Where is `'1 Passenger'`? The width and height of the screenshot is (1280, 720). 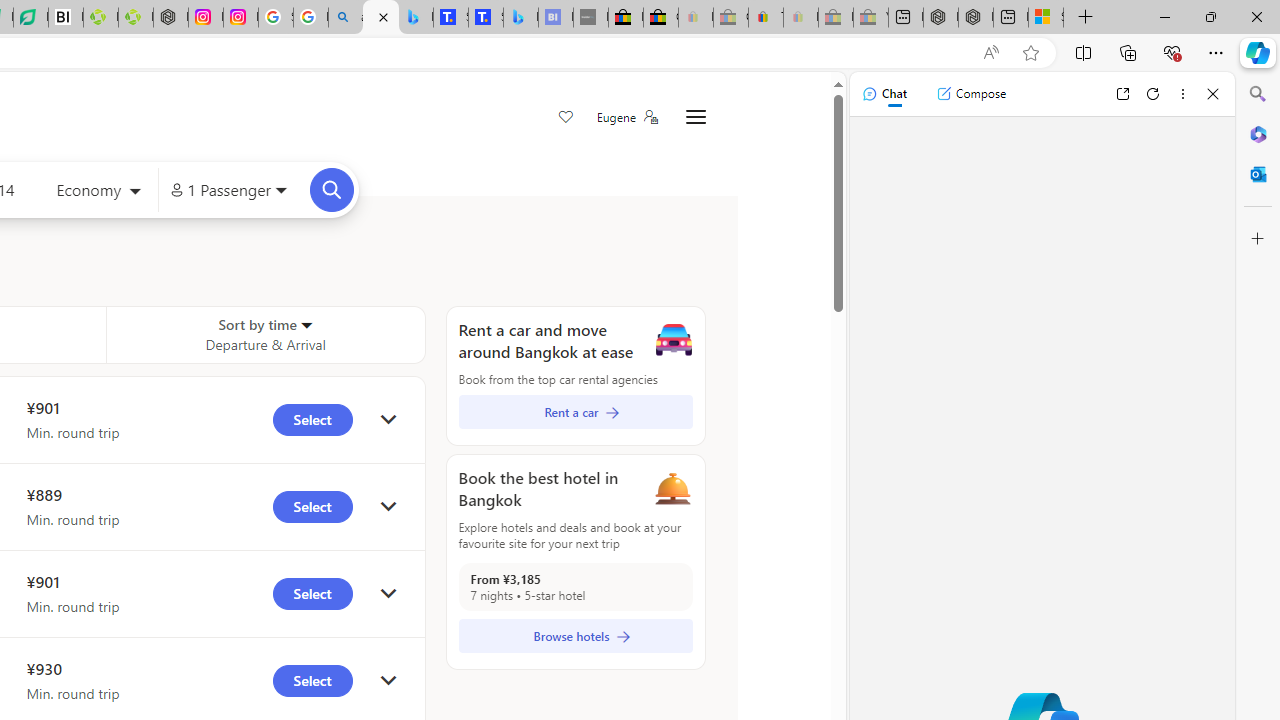
'1 Passenger' is located at coordinates (228, 190).